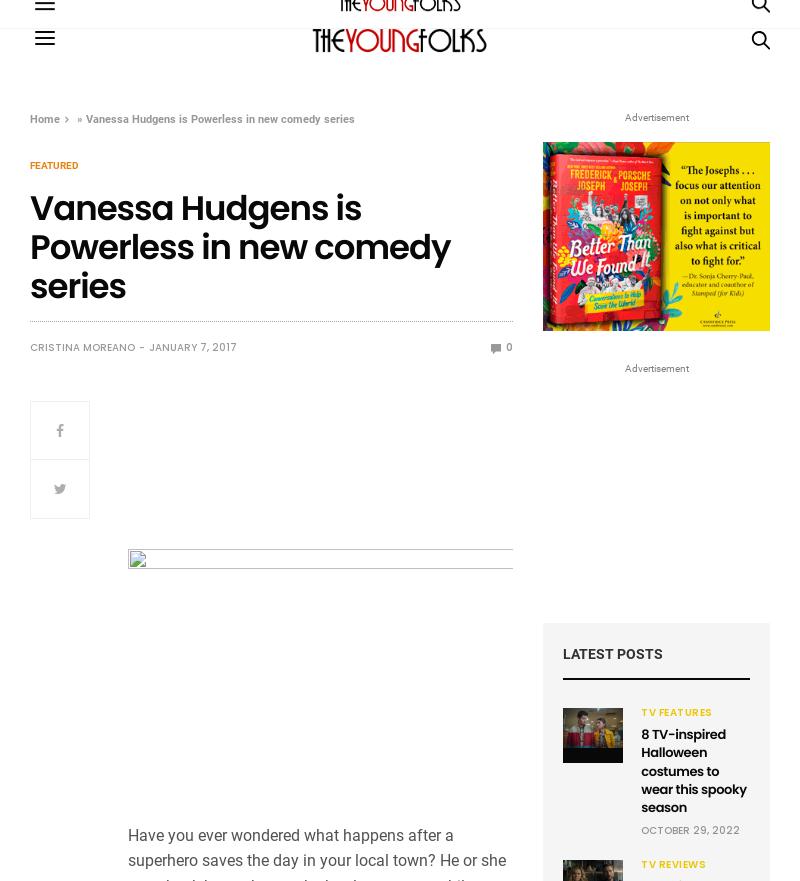  Describe the element at coordinates (82, 346) in the screenshot. I see `'Cristina Moreano'` at that location.